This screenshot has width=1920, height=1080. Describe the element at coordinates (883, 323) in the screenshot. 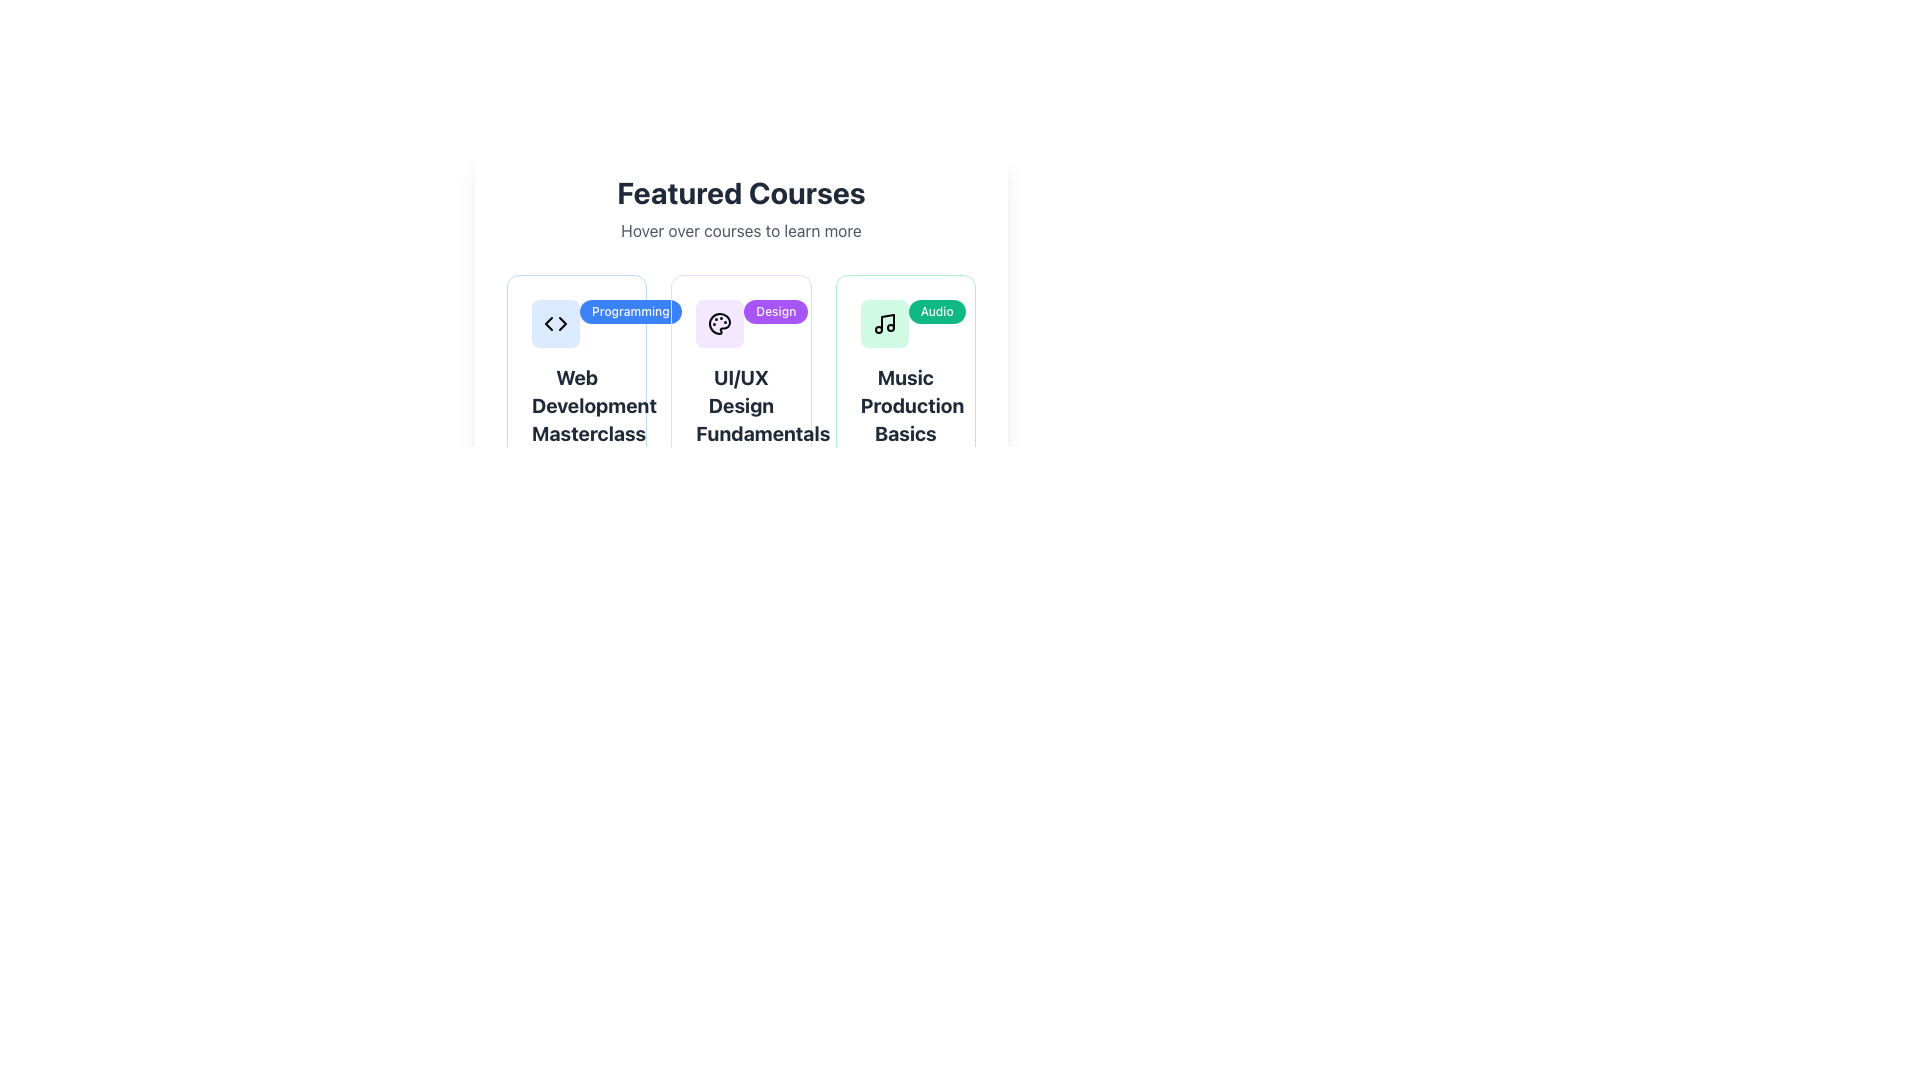

I see `the musical note icon located in the 'Featured Courses' section, specifically for the 'Music Production Basics' course, to understand its context` at that location.